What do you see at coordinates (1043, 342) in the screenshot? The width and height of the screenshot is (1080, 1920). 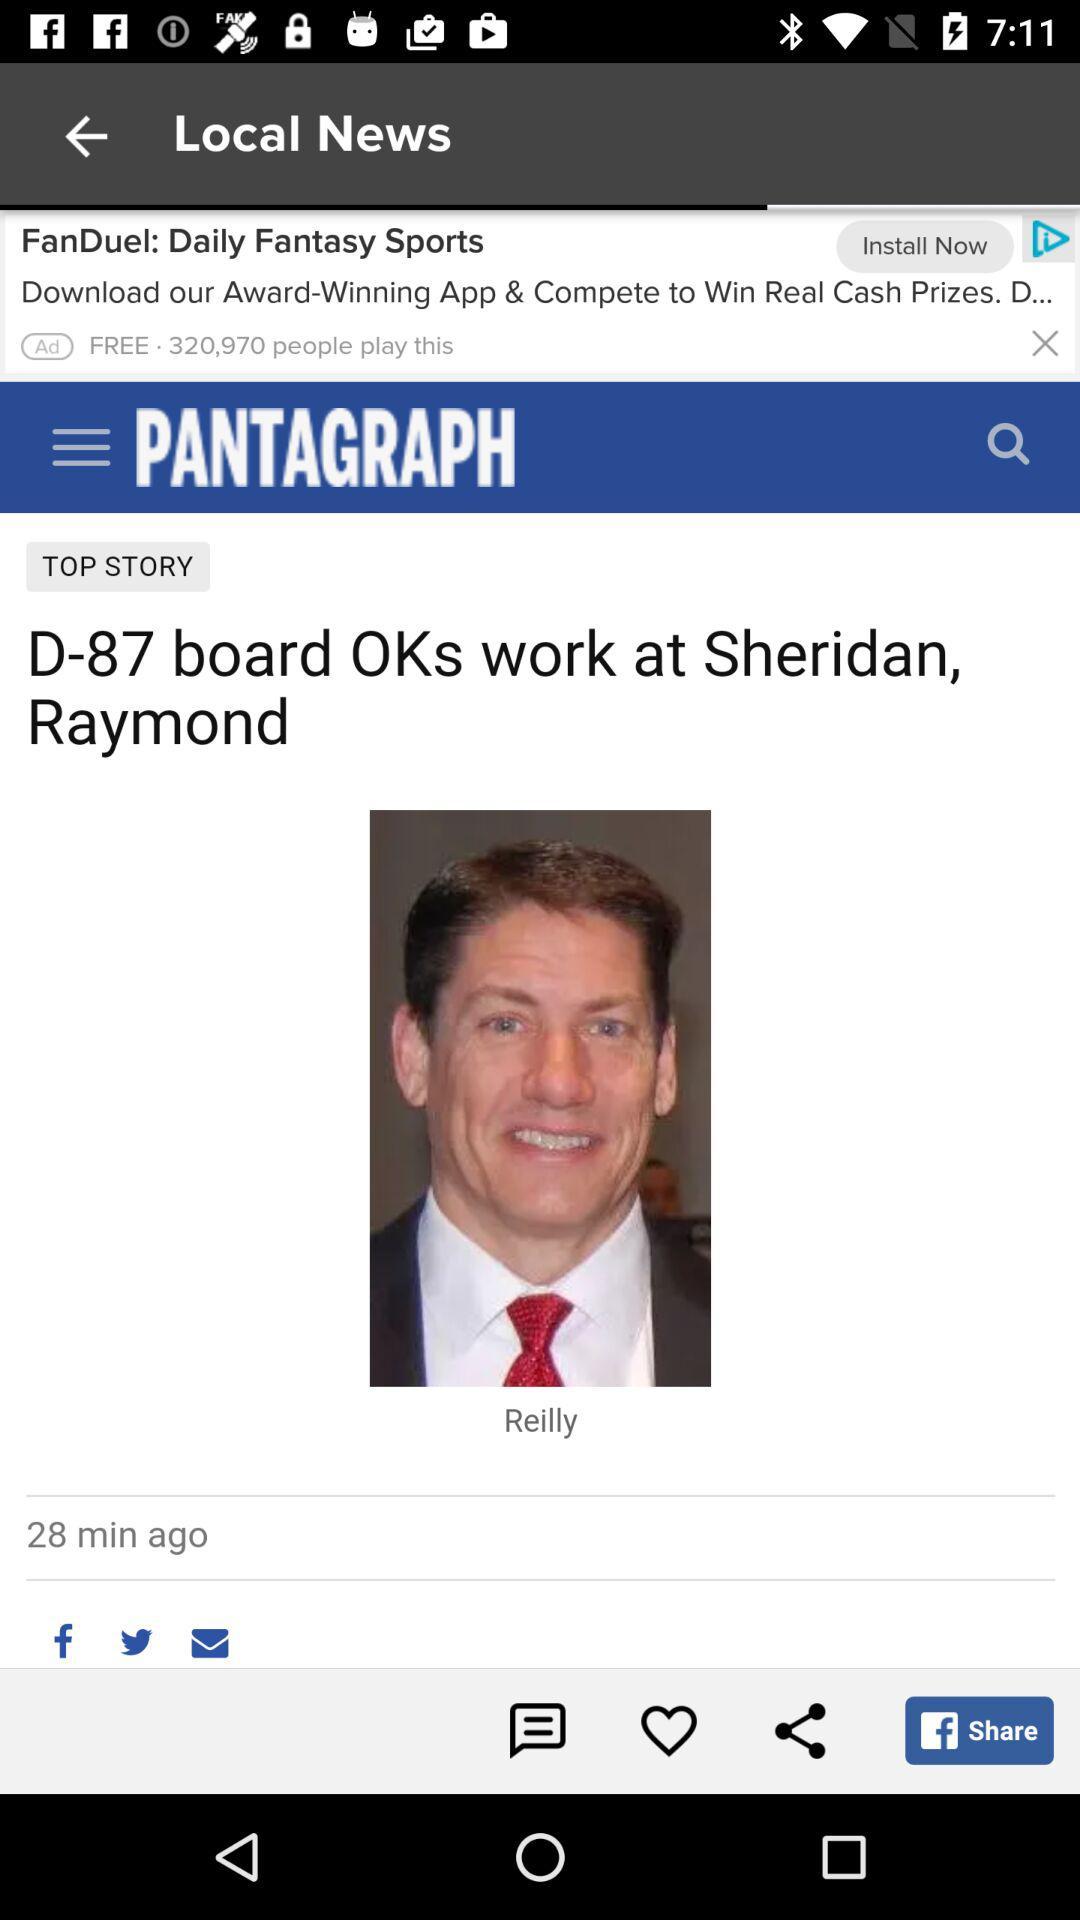 I see `advertisement bar` at bounding box center [1043, 342].